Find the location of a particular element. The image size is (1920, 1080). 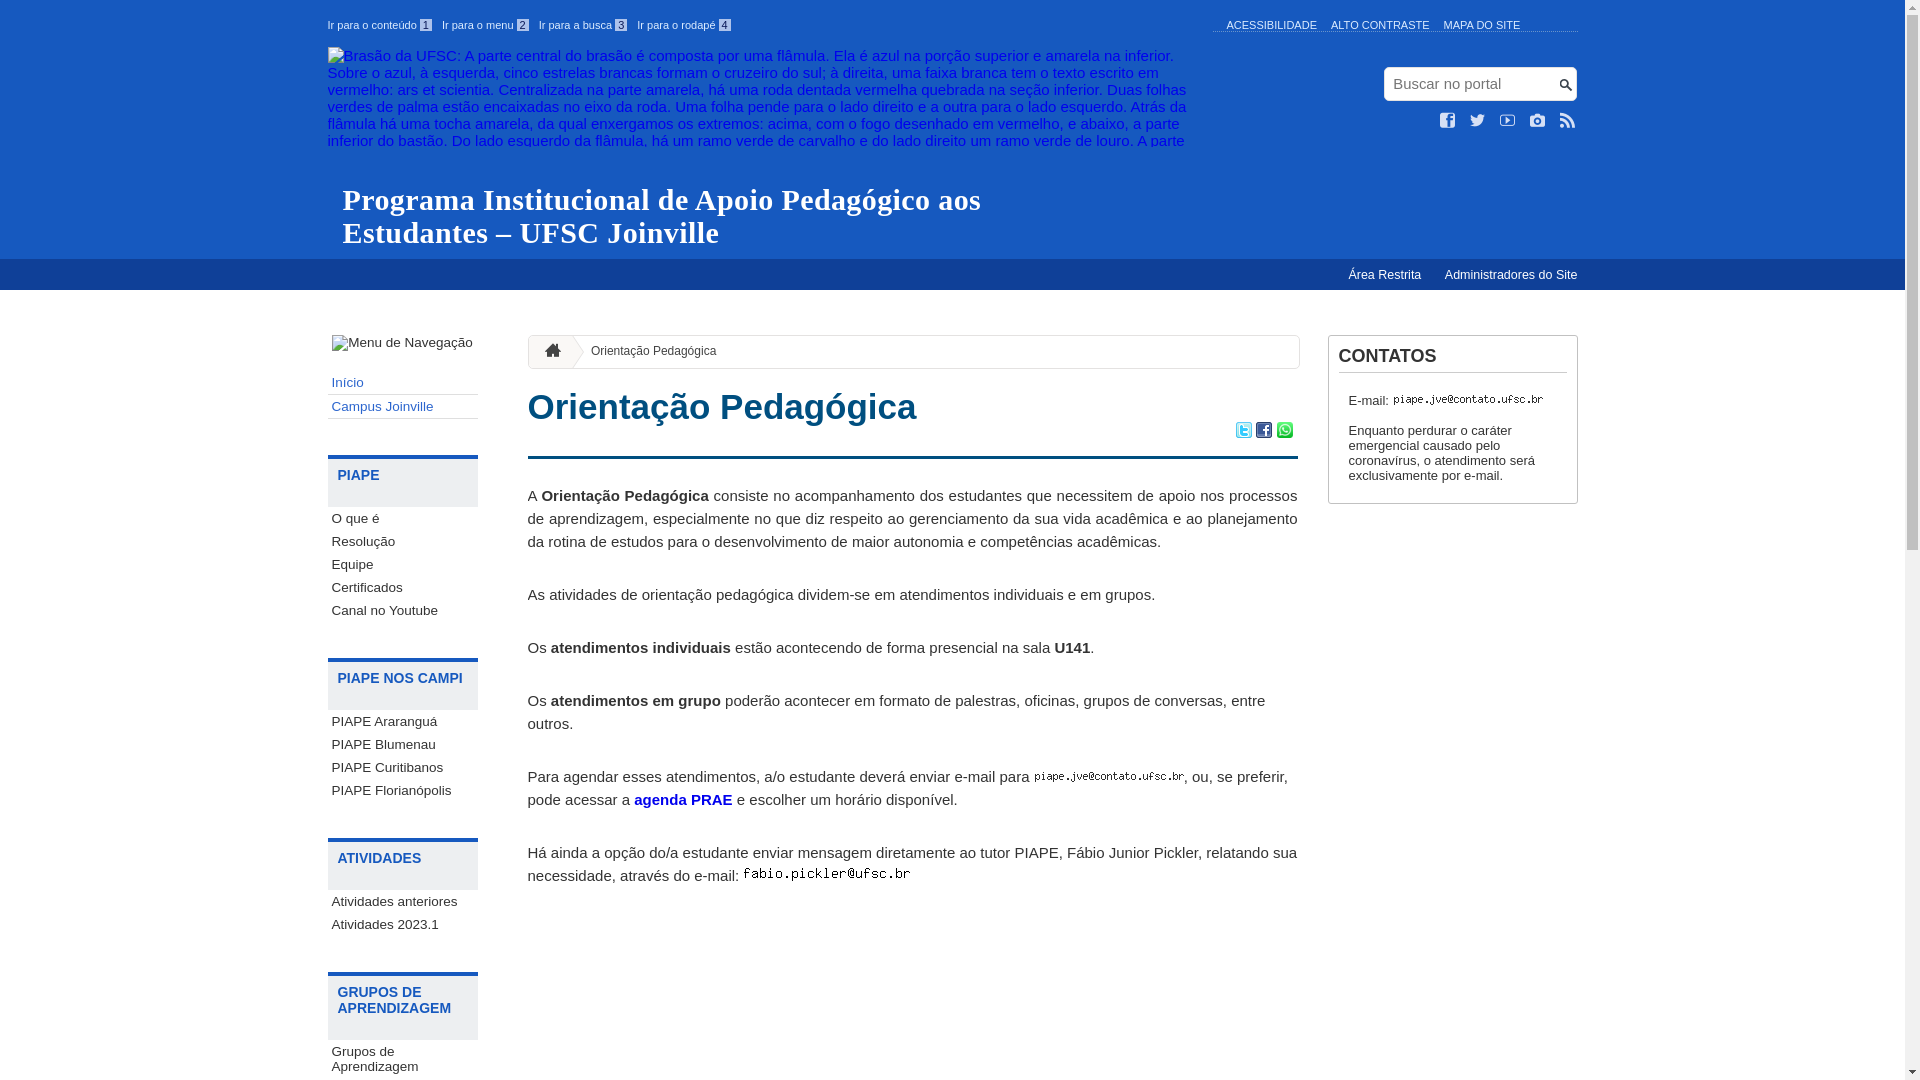

'PIAPE Curitibanos' is located at coordinates (327, 766).